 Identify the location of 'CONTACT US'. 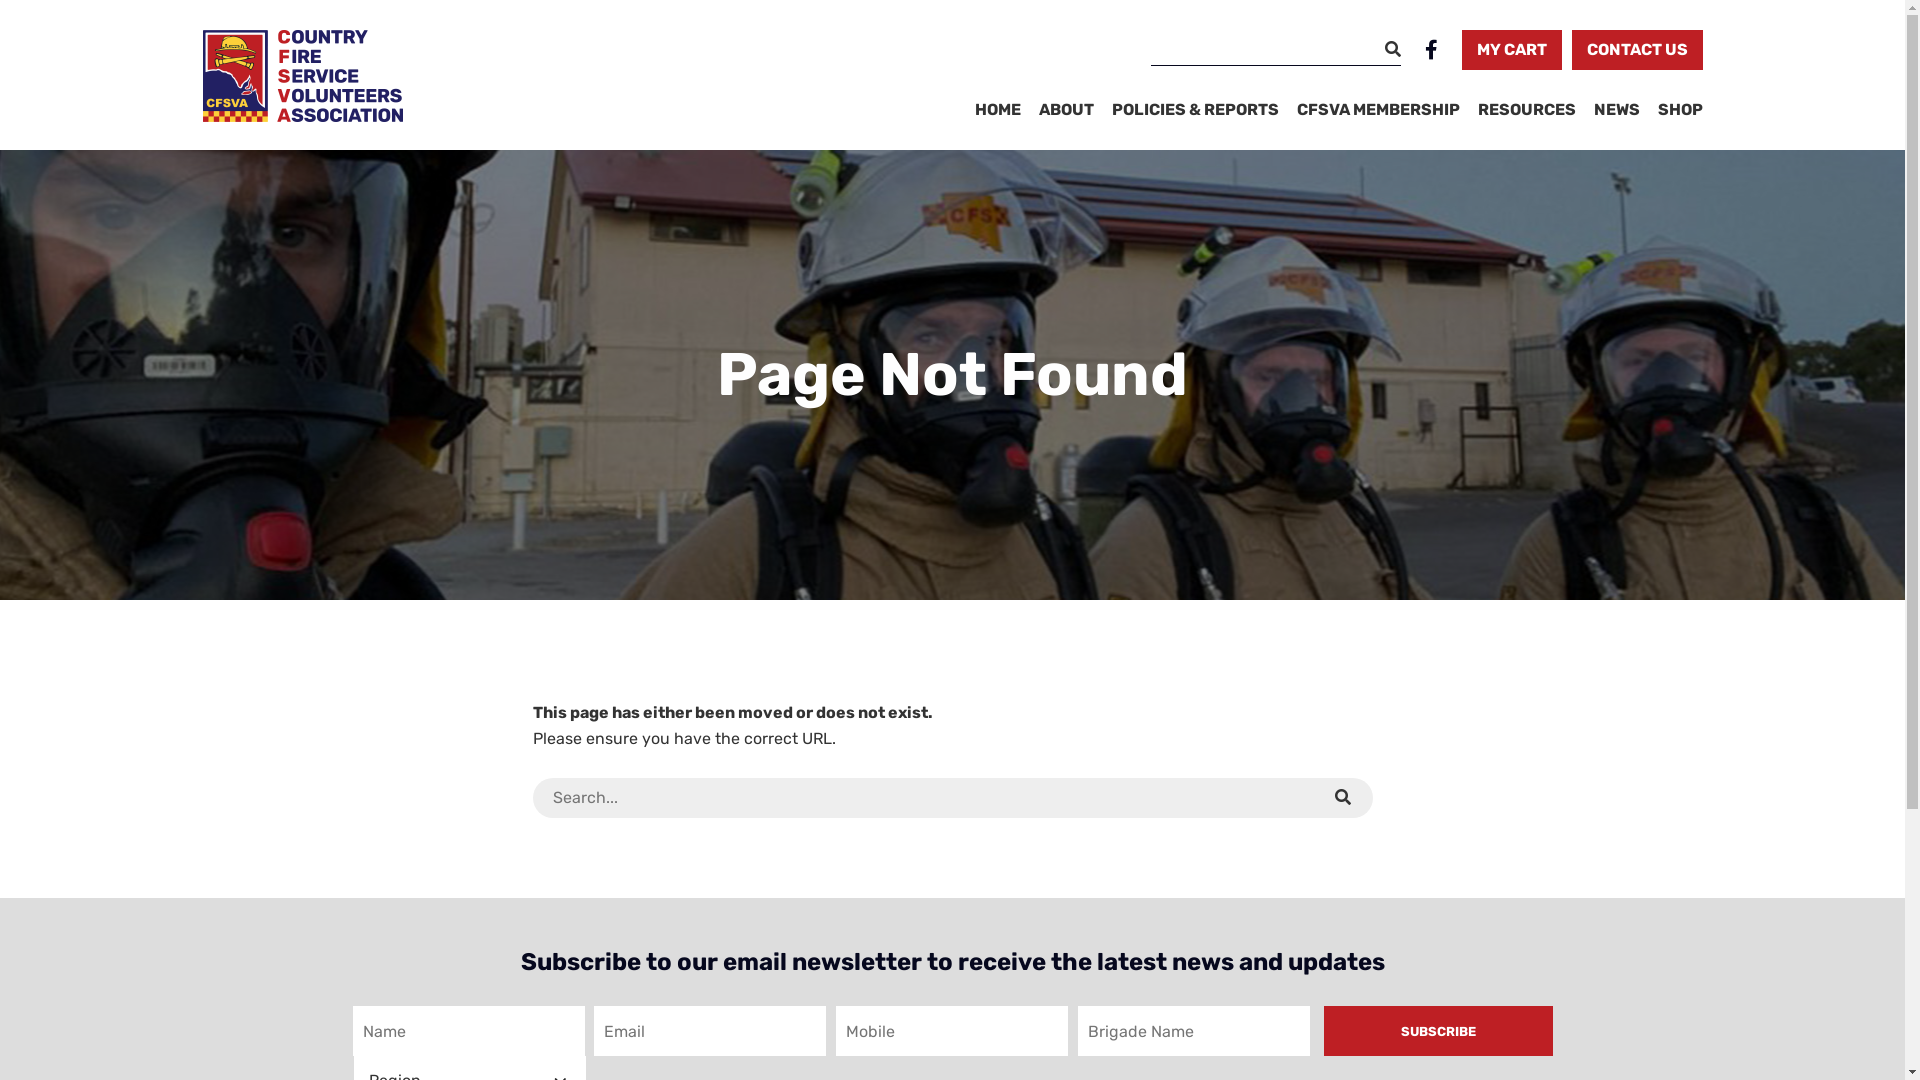
(1637, 49).